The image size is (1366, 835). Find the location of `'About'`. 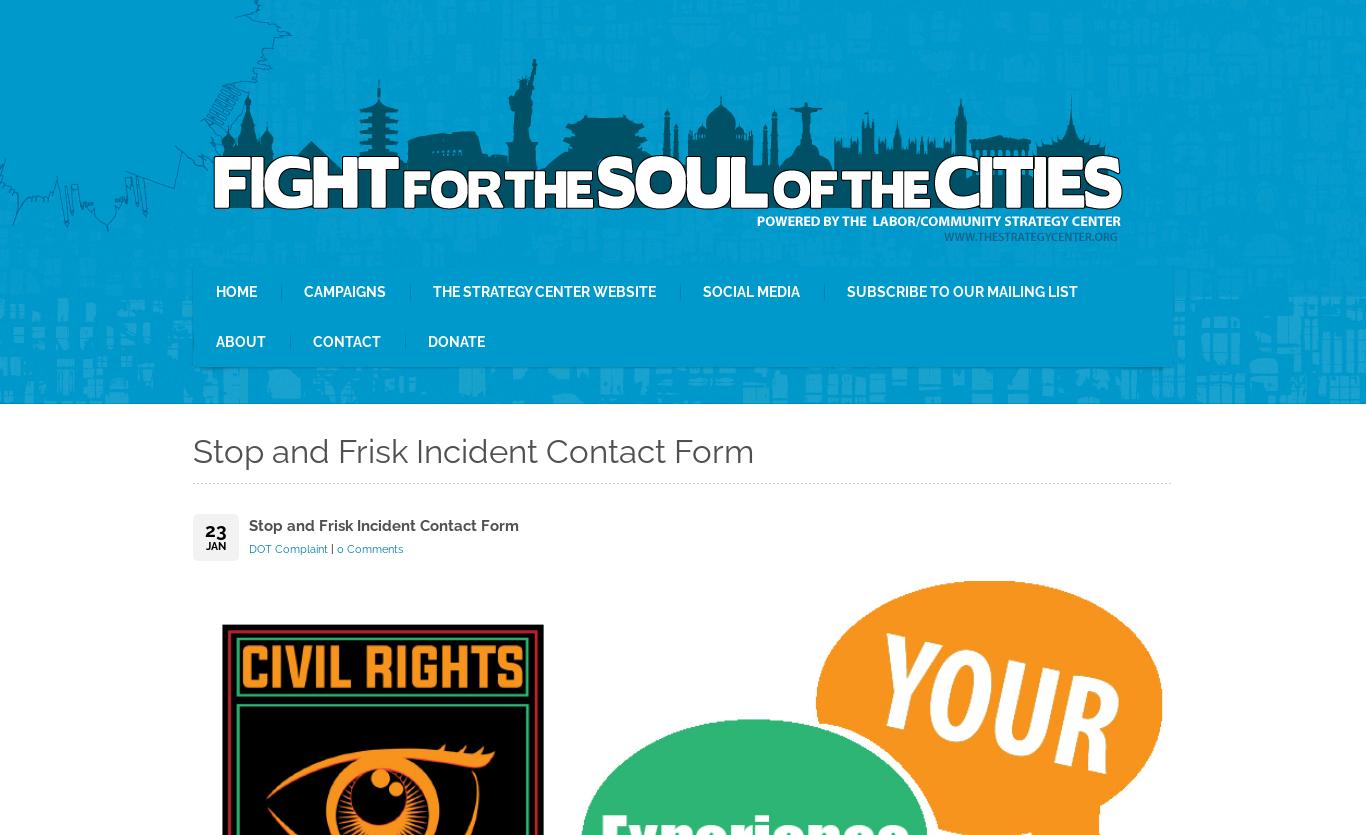

'About' is located at coordinates (240, 342).